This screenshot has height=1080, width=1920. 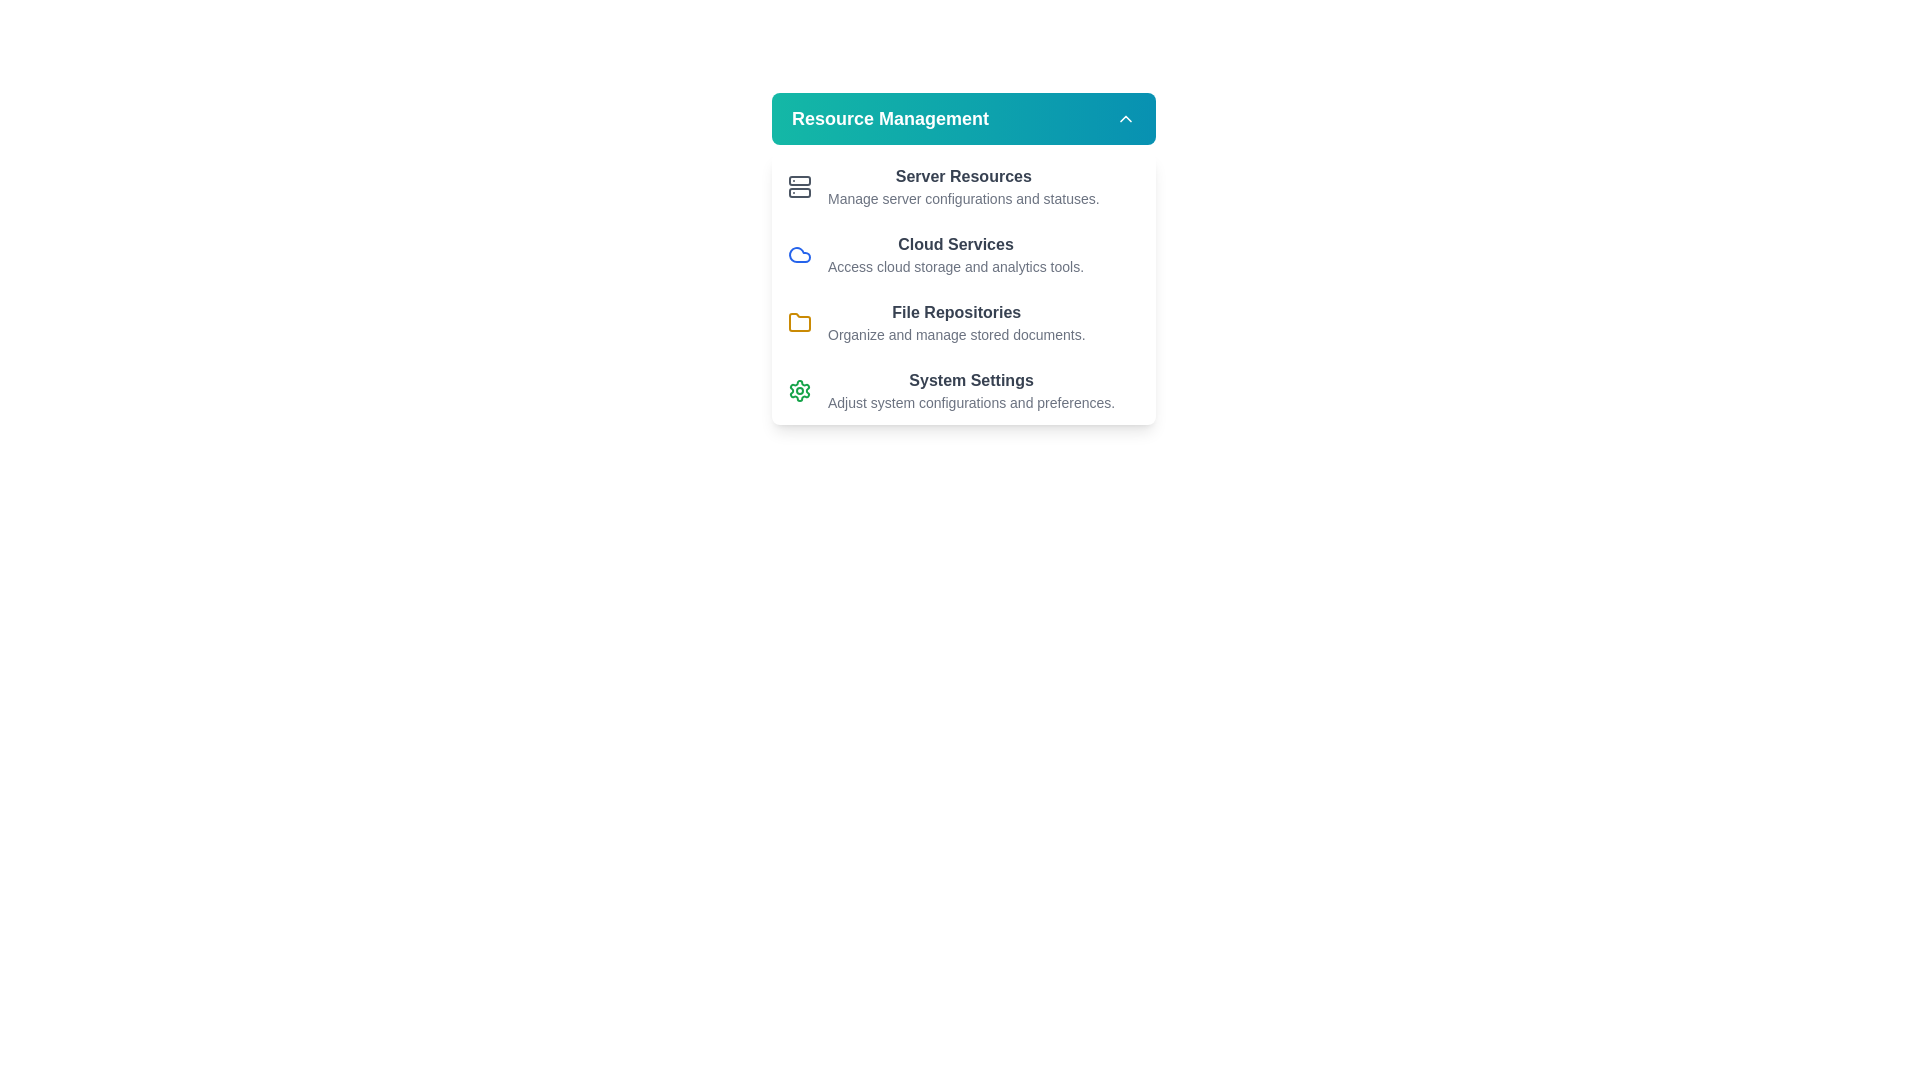 What do you see at coordinates (955, 312) in the screenshot?
I see `the Text label that identifies the 'File Repositories' option, which is the third item in the vertical list under 'Resource Management', located between 'Cloud Services' and 'System Settings'` at bounding box center [955, 312].